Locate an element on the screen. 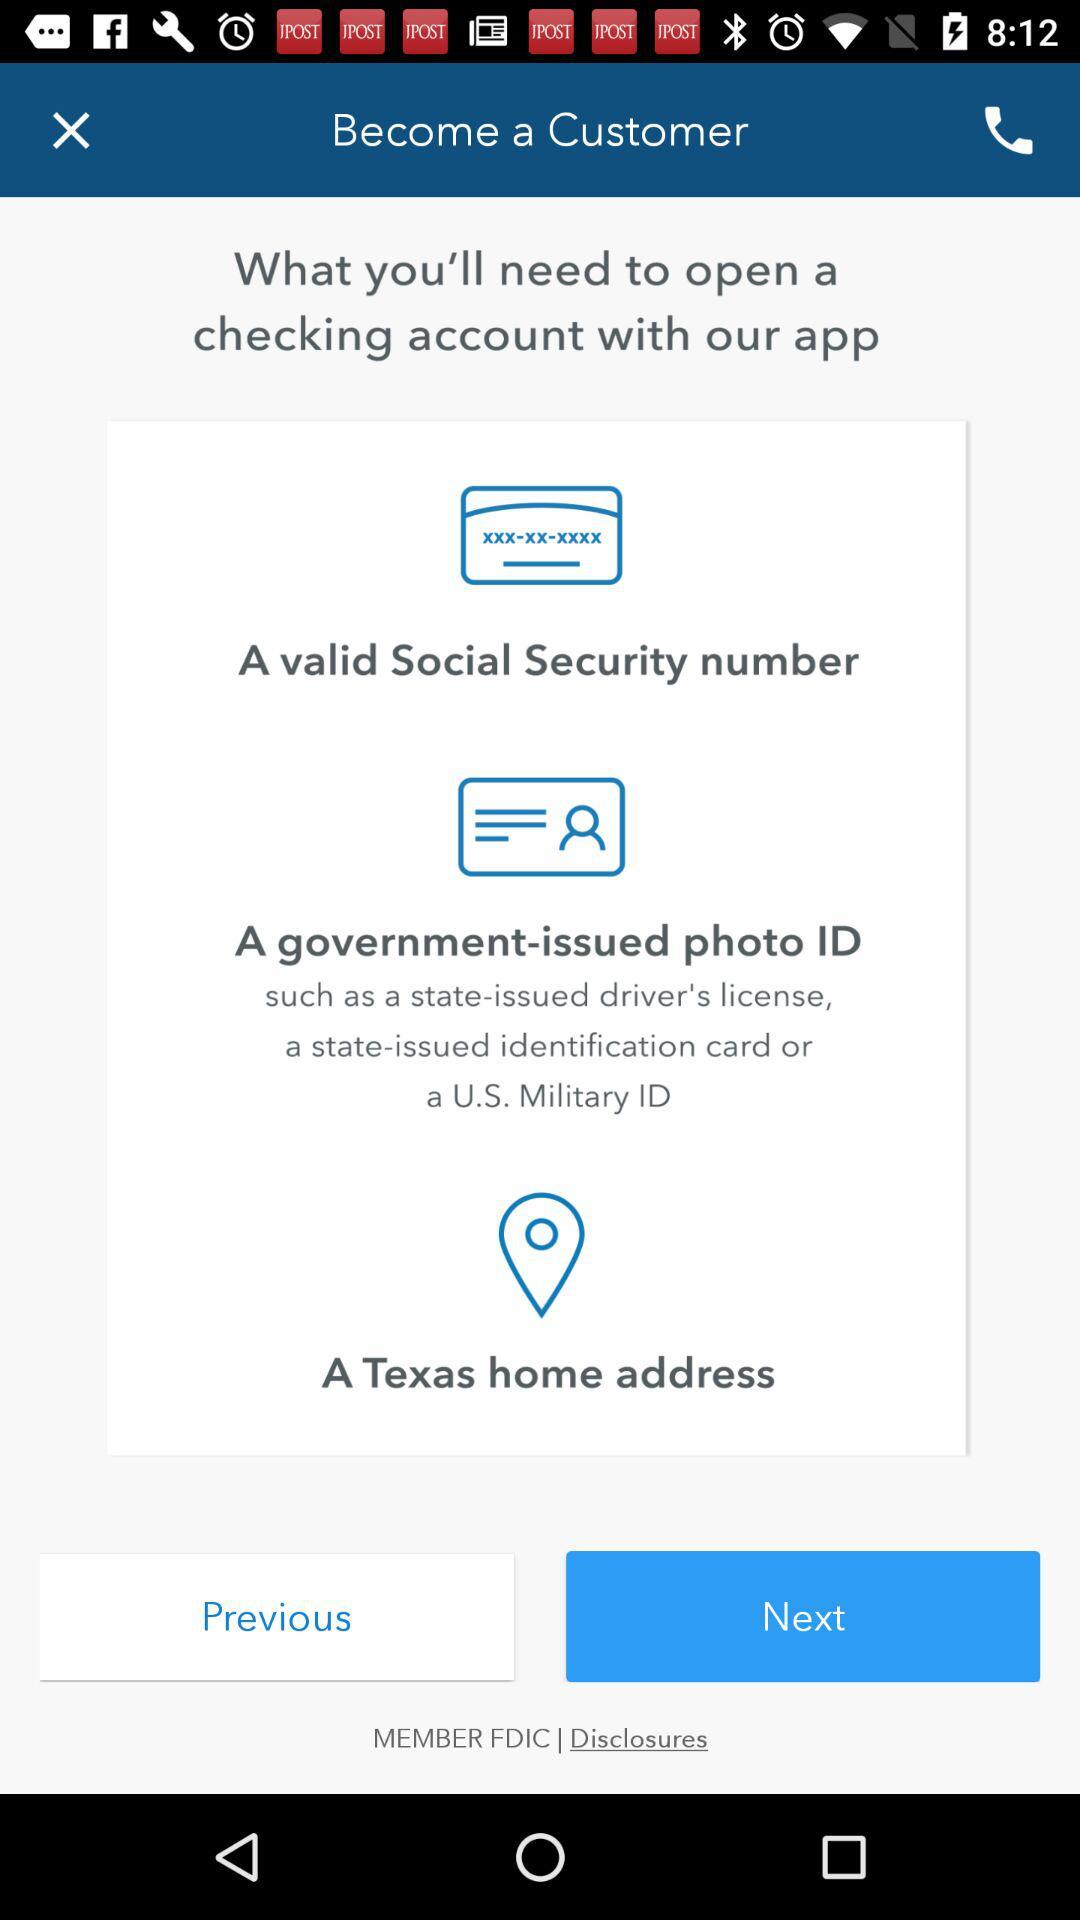  the icon to the left of the next icon is located at coordinates (276, 1617).